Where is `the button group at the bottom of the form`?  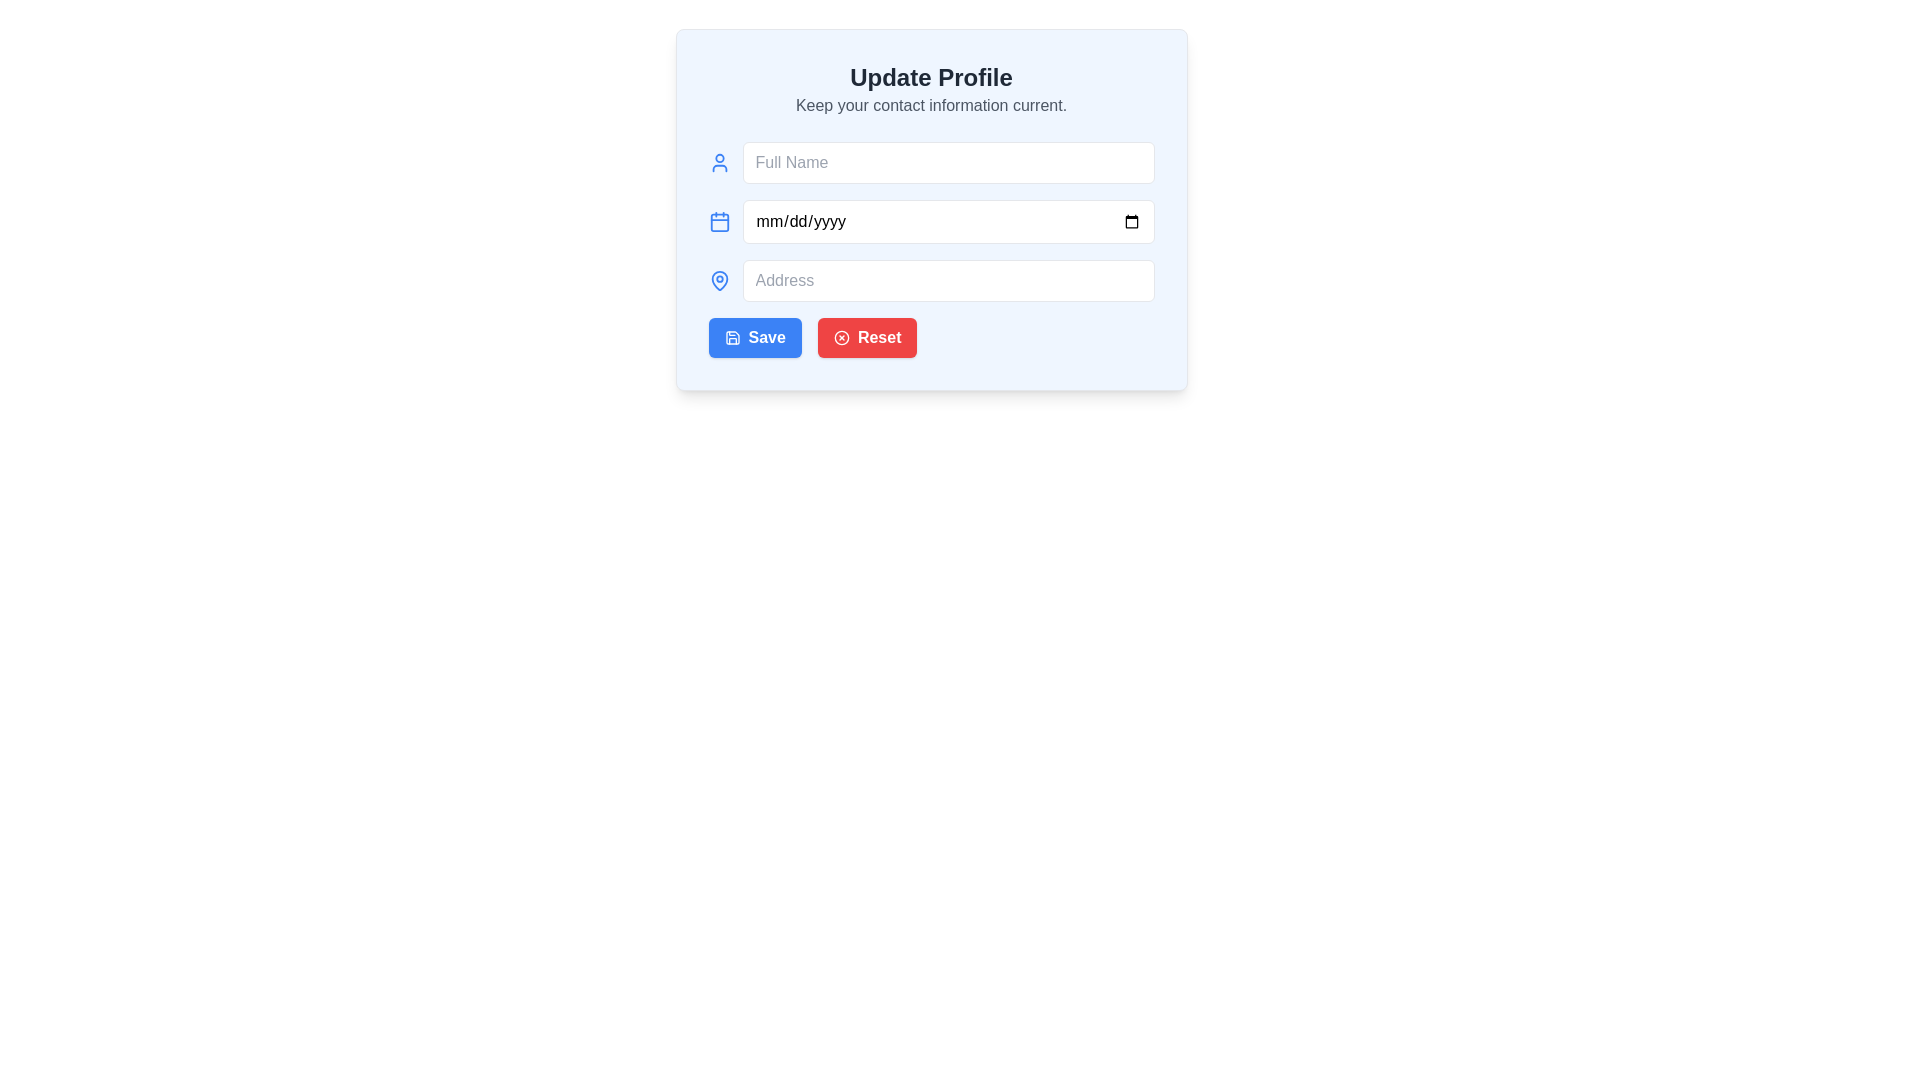
the button group at the bottom of the form is located at coordinates (930, 337).